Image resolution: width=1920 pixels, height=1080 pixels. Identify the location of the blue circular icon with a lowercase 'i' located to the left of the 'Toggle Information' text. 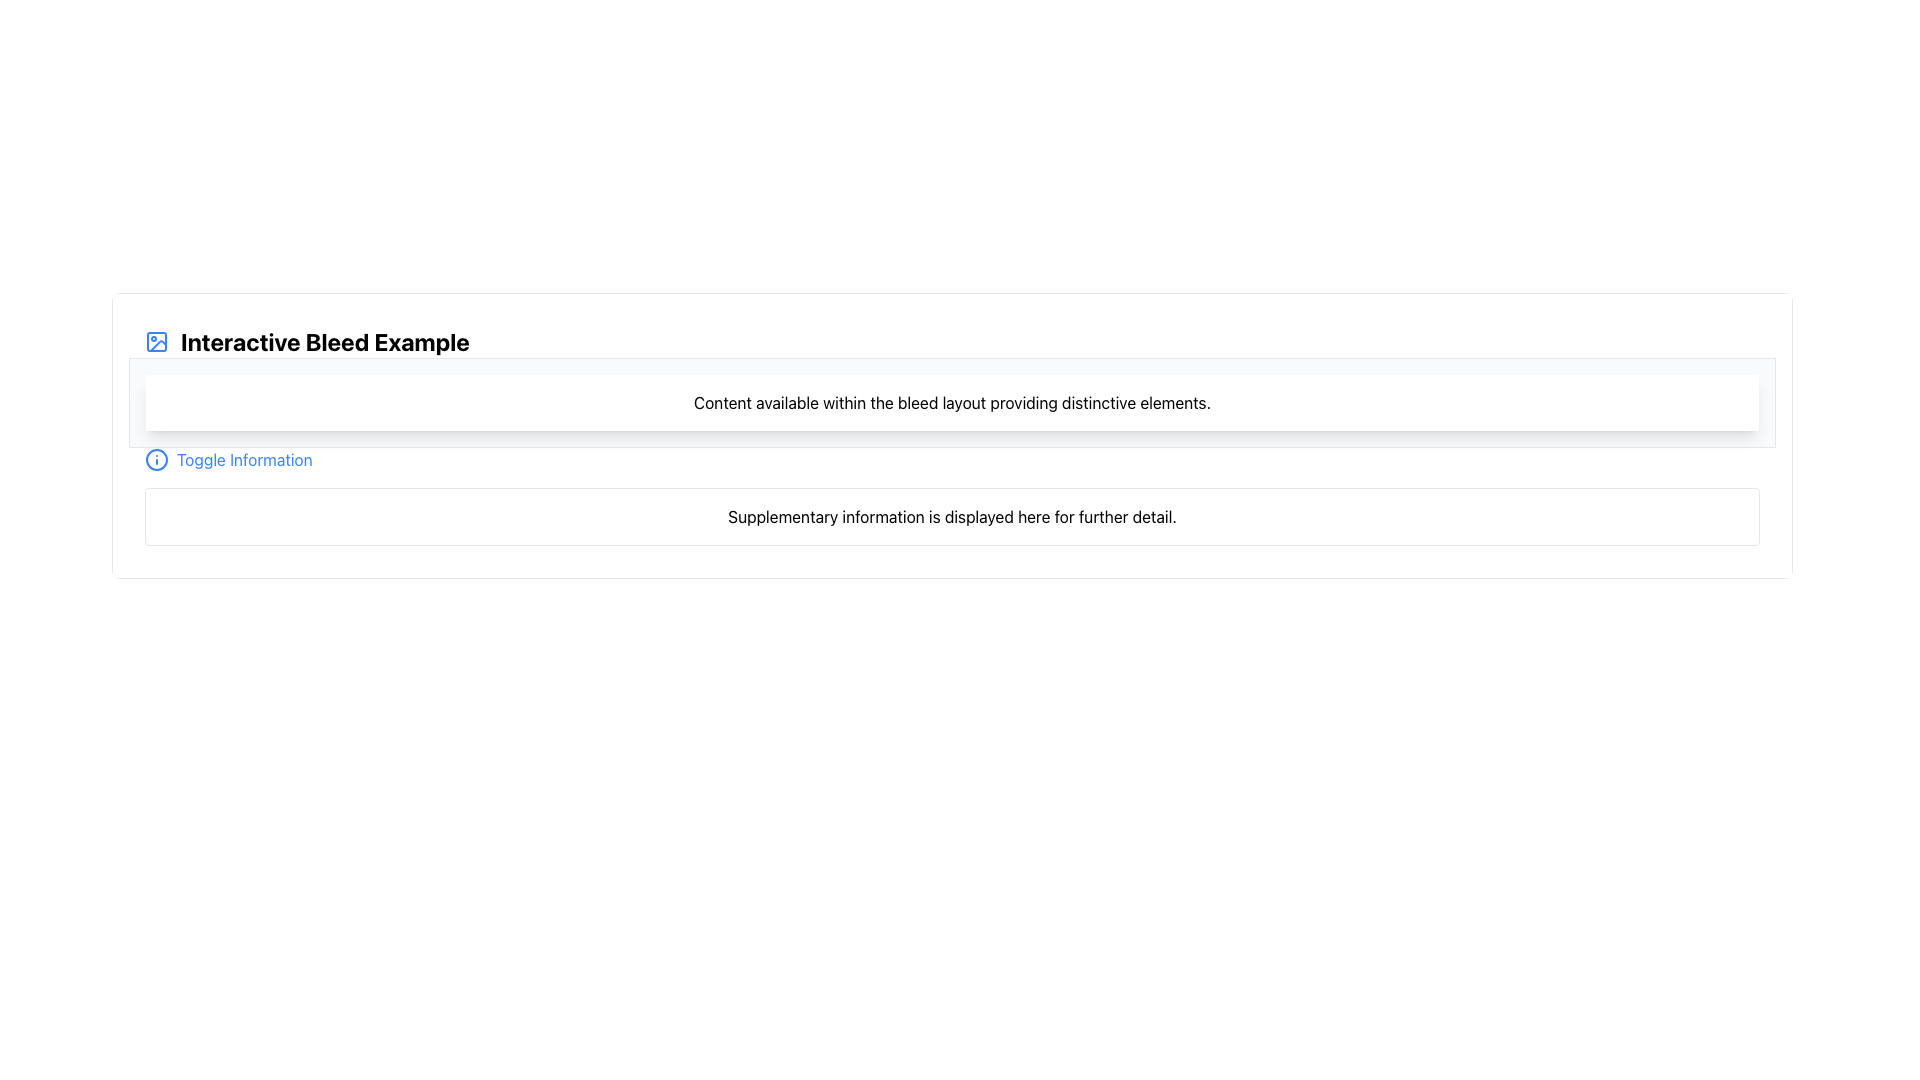
(156, 459).